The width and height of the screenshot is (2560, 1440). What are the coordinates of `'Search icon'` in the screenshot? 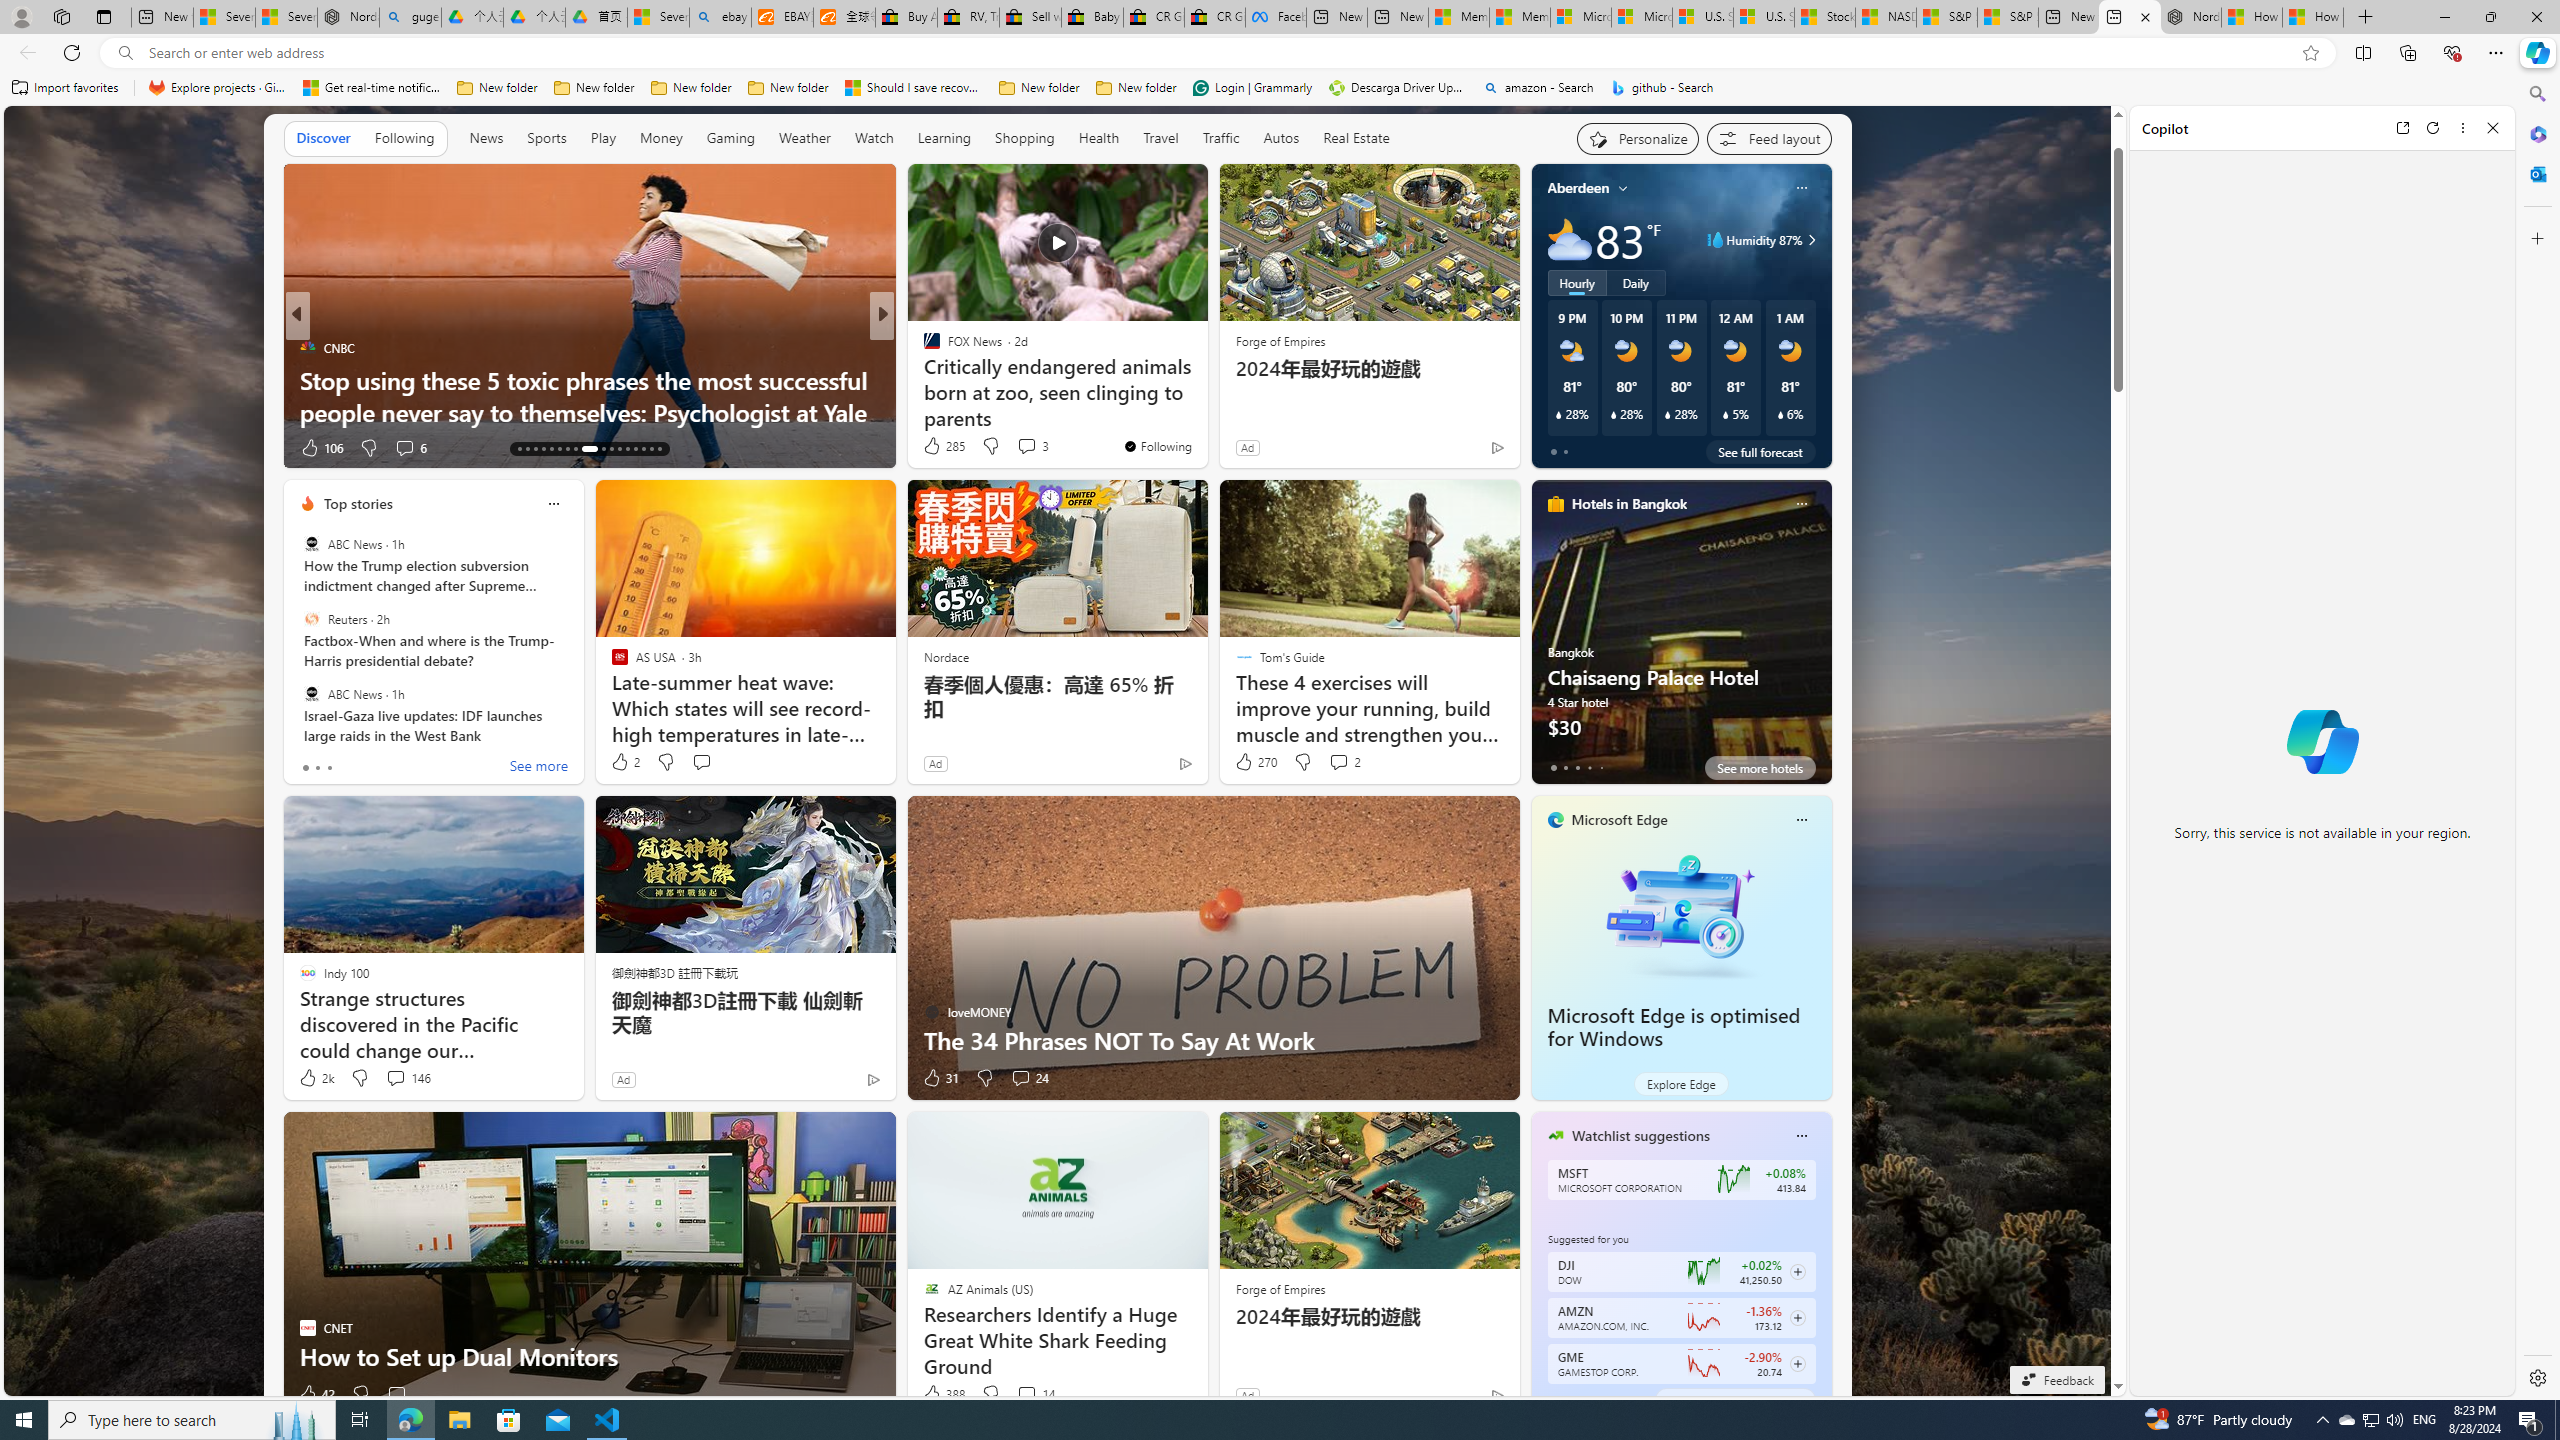 It's located at (125, 53).